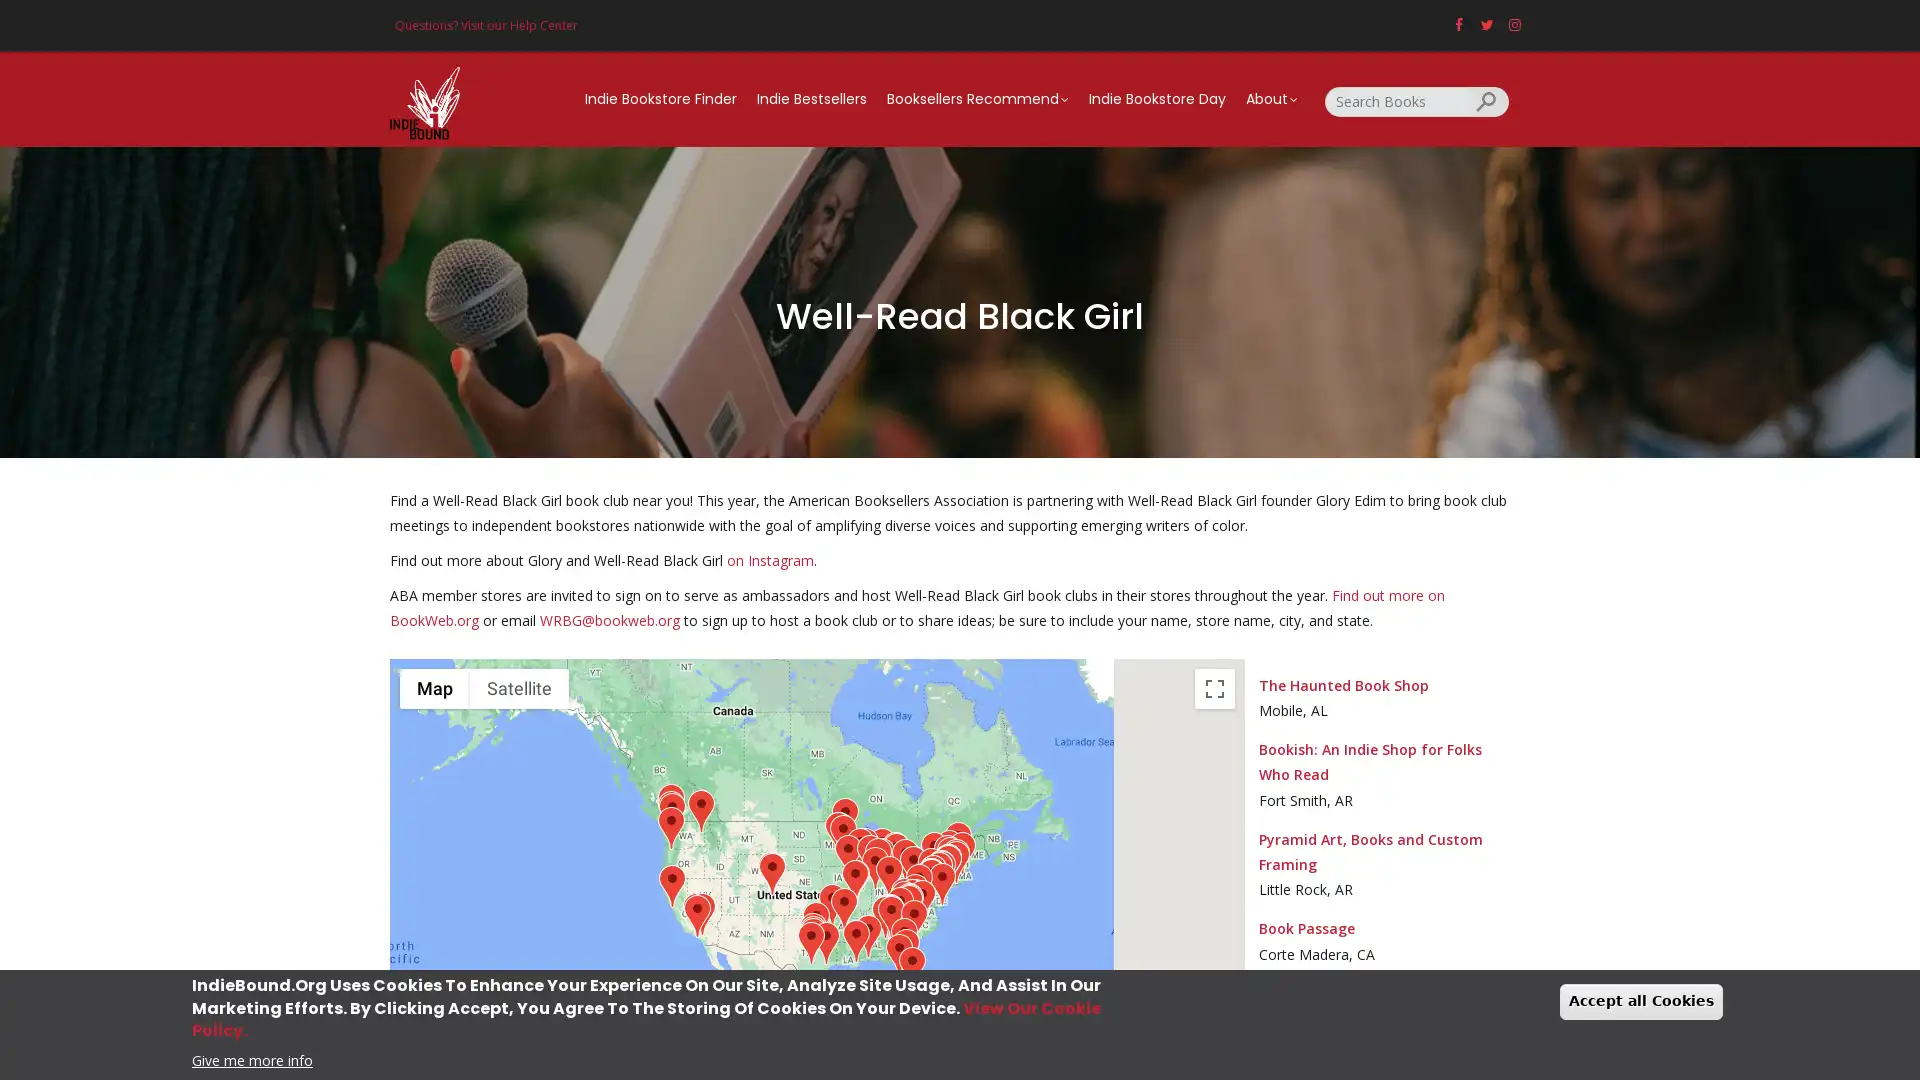 The image size is (1920, 1080). I want to click on Sscarlet's Web Bookstore (Online Only), so click(946, 864).